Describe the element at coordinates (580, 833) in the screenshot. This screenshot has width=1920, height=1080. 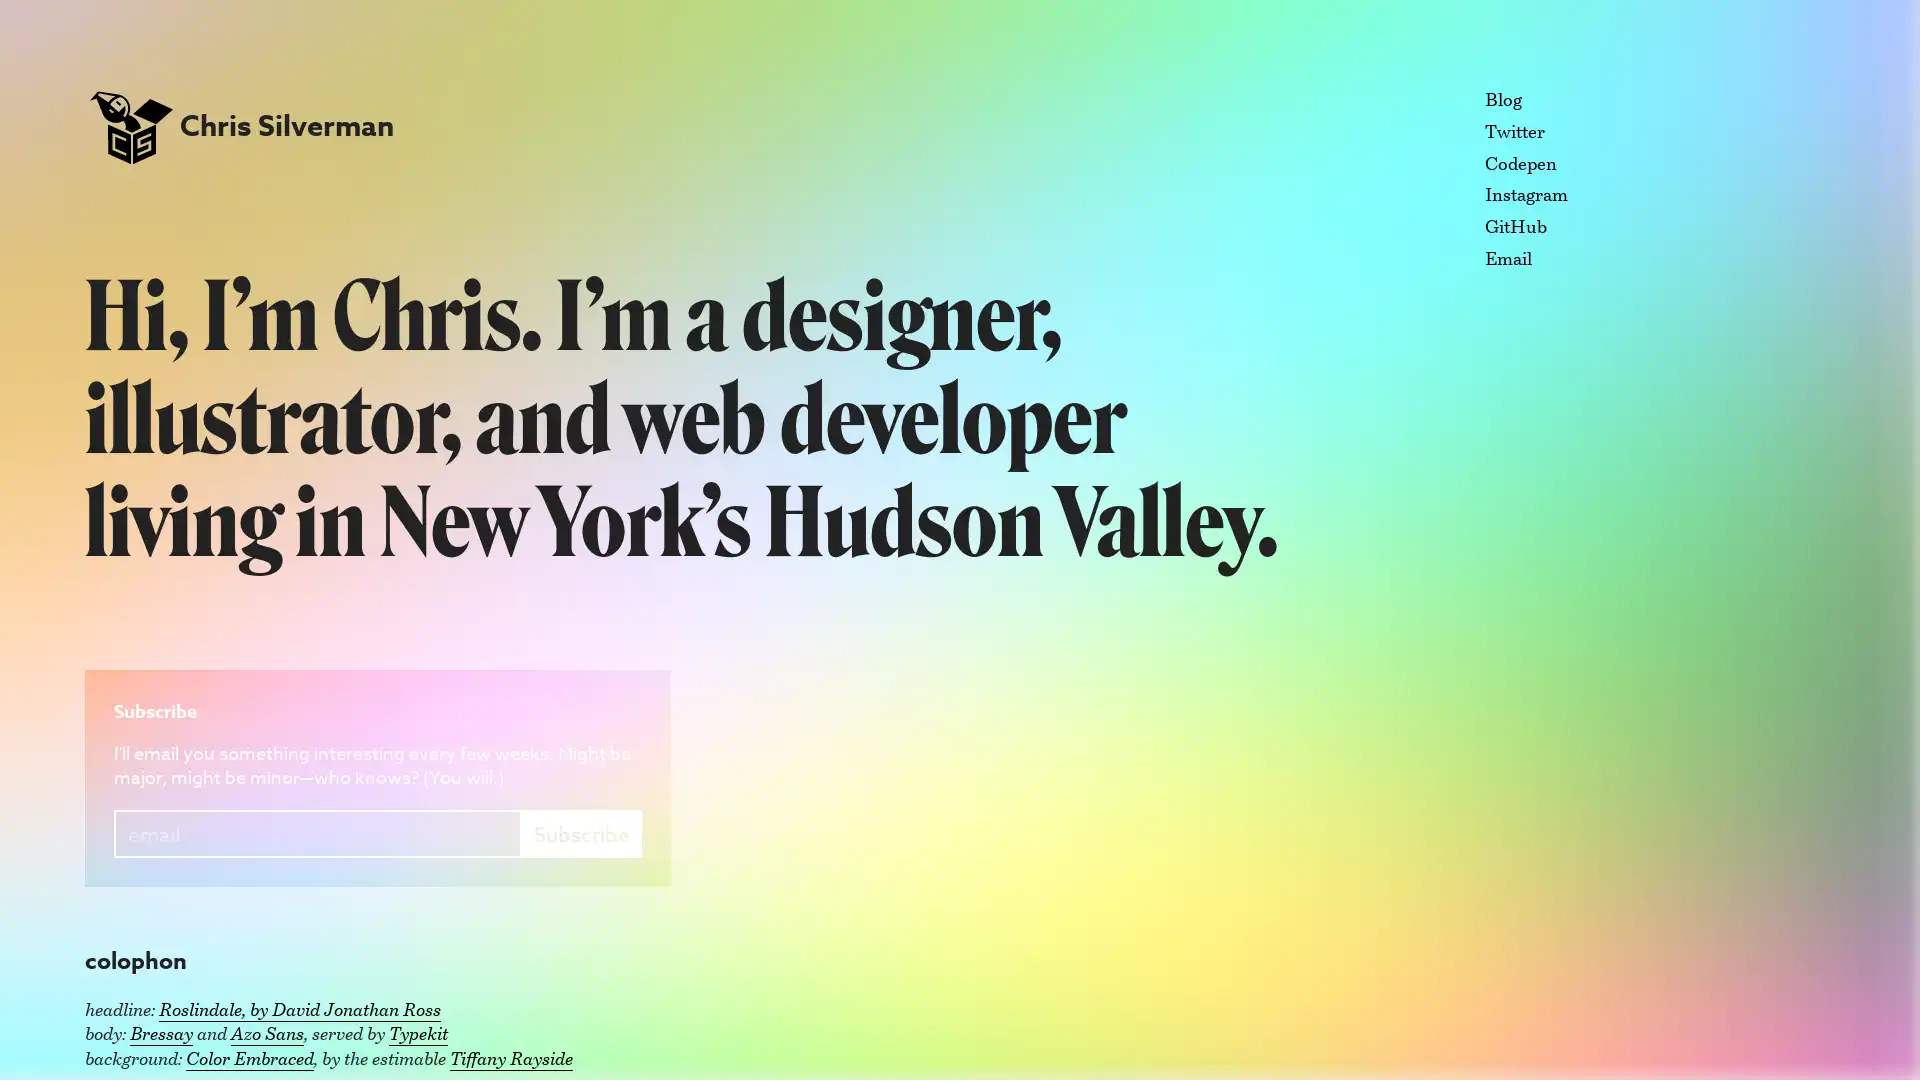
I see `Subscribe` at that location.